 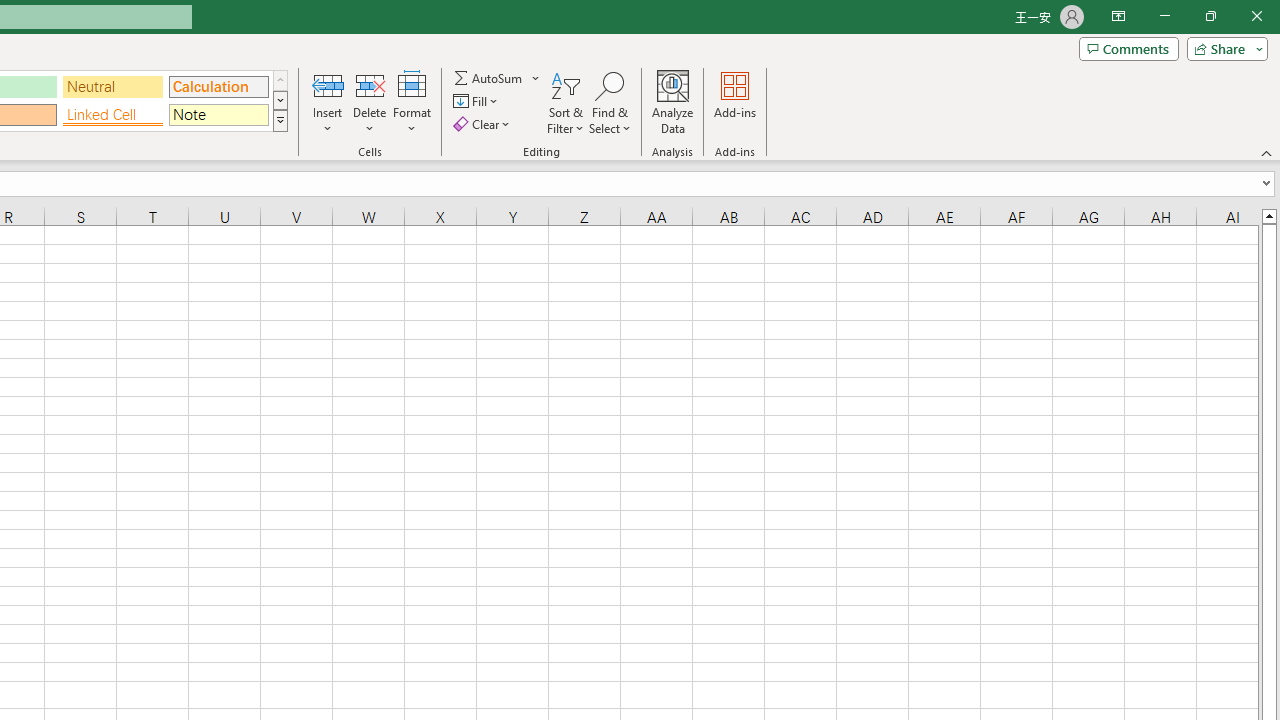 What do you see at coordinates (411, 103) in the screenshot?
I see `'Format'` at bounding box center [411, 103].